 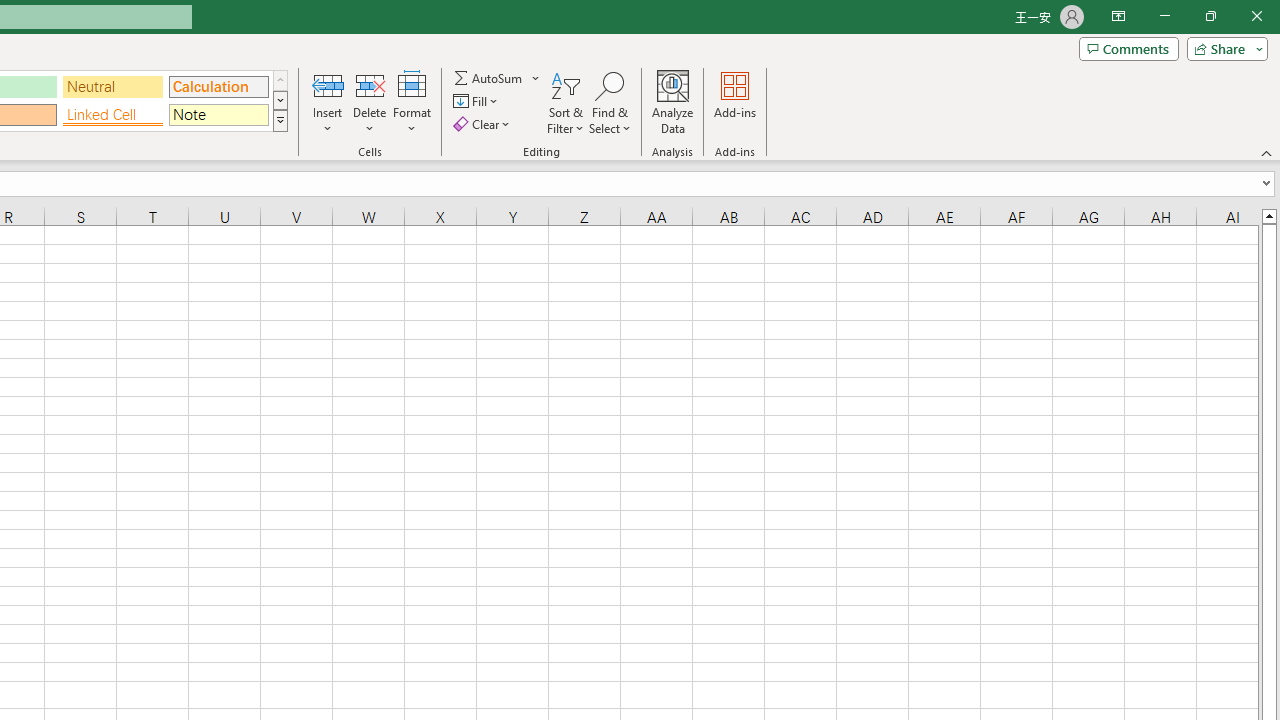 What do you see at coordinates (411, 103) in the screenshot?
I see `'Format'` at bounding box center [411, 103].